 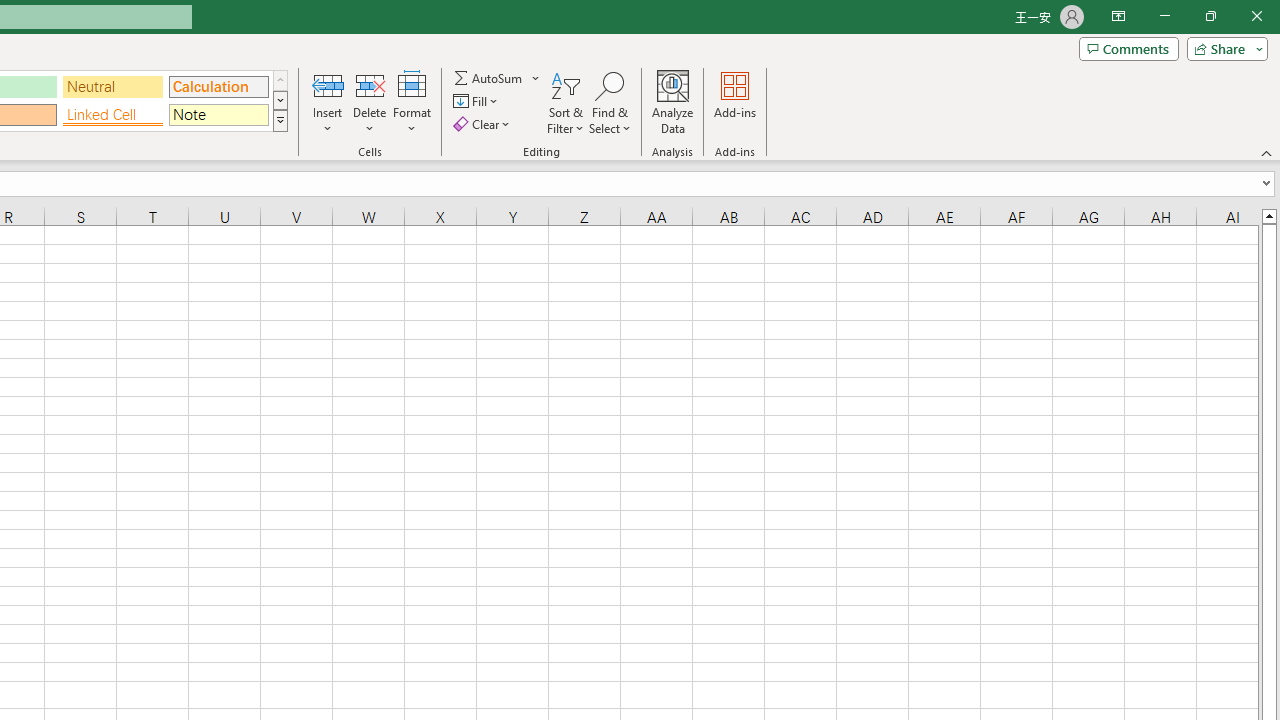 What do you see at coordinates (411, 103) in the screenshot?
I see `'Format'` at bounding box center [411, 103].